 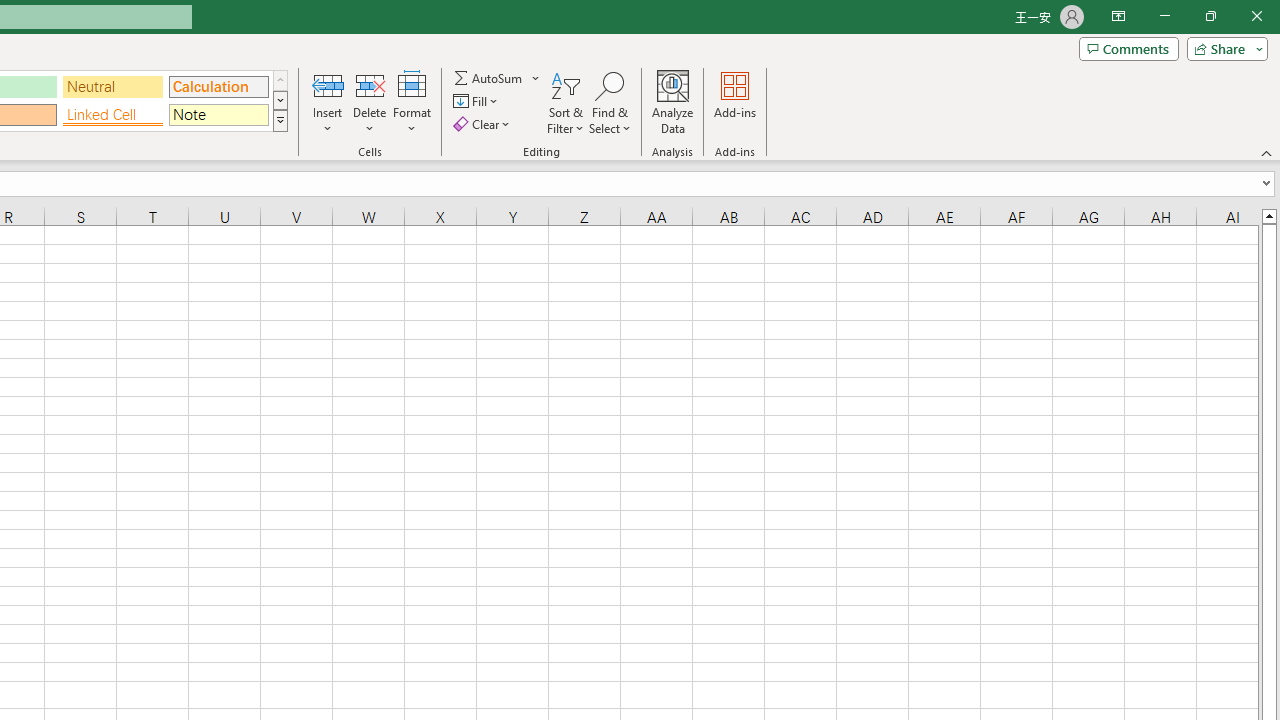 What do you see at coordinates (411, 103) in the screenshot?
I see `'Format'` at bounding box center [411, 103].